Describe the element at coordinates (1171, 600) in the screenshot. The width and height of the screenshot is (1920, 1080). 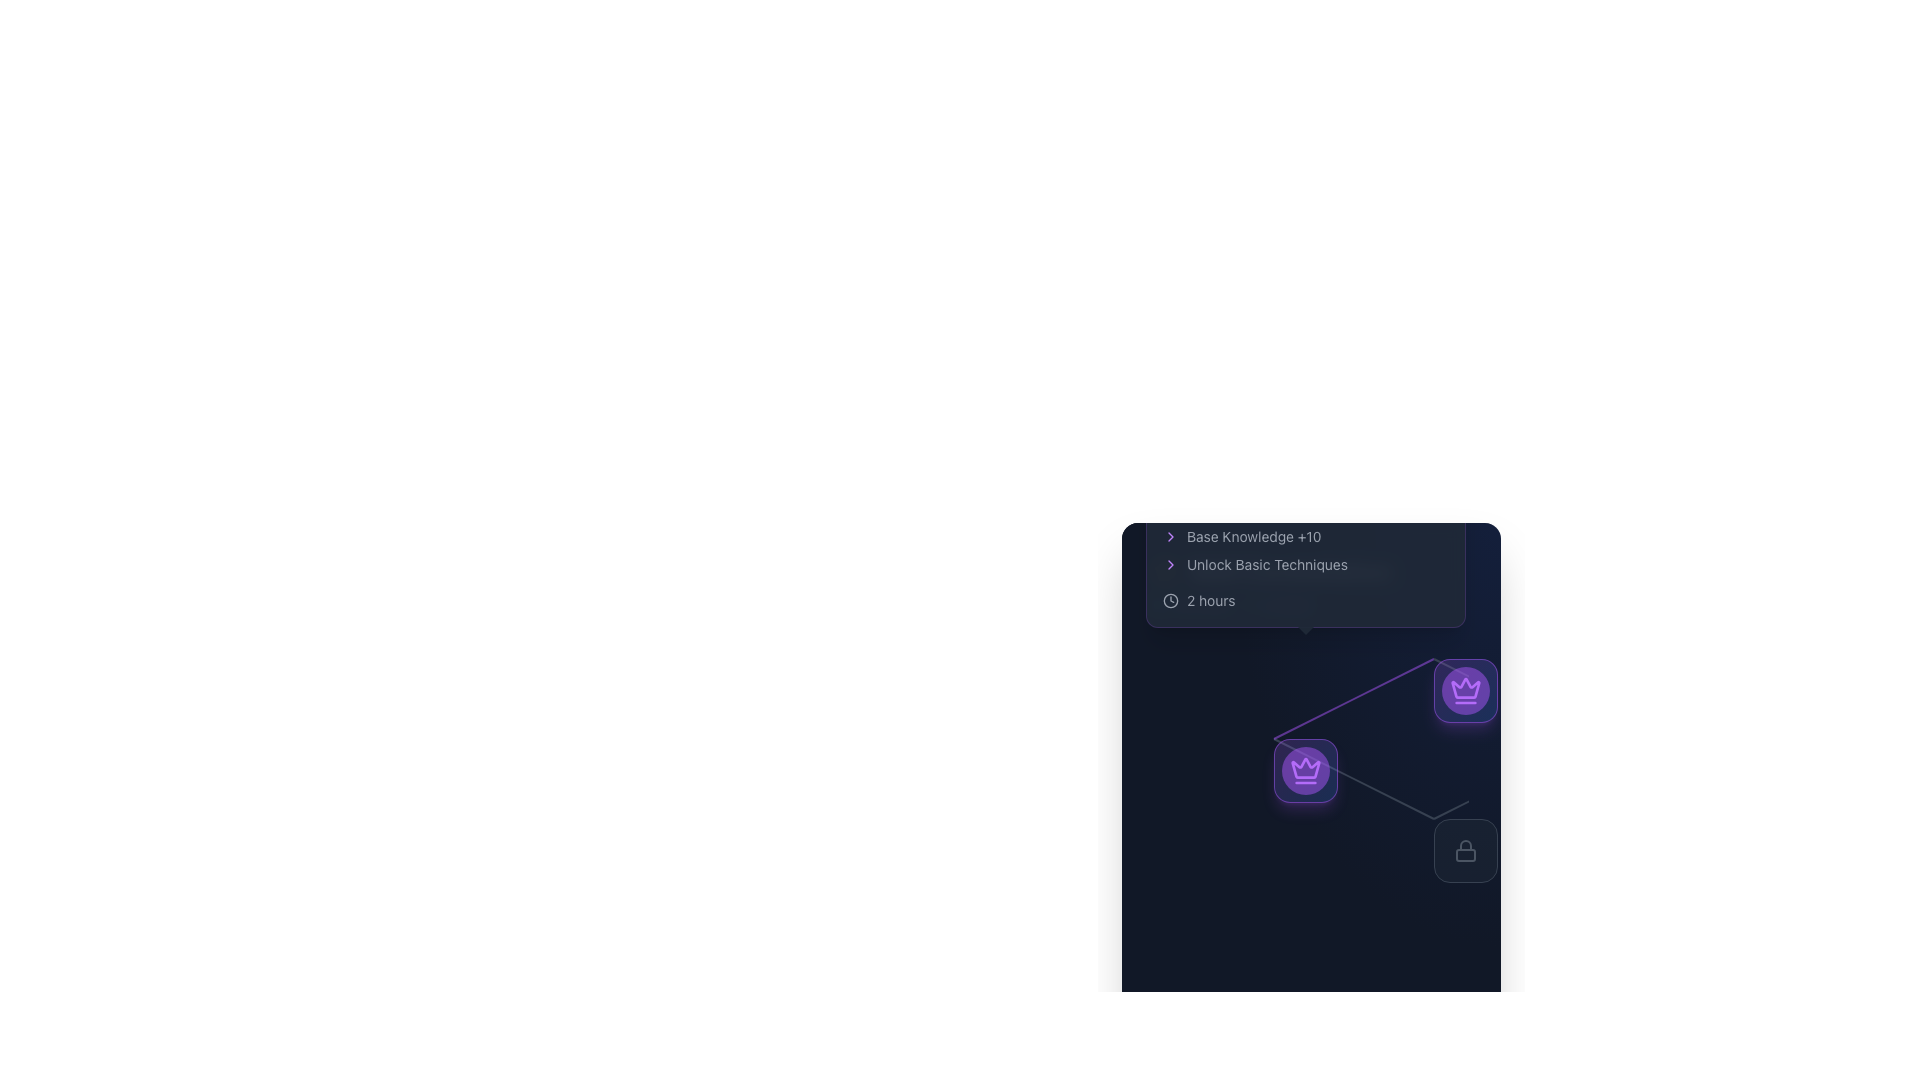
I see `the small clock icon with a circular outline and clock hands, located to the left of the text '2 hours'` at that location.